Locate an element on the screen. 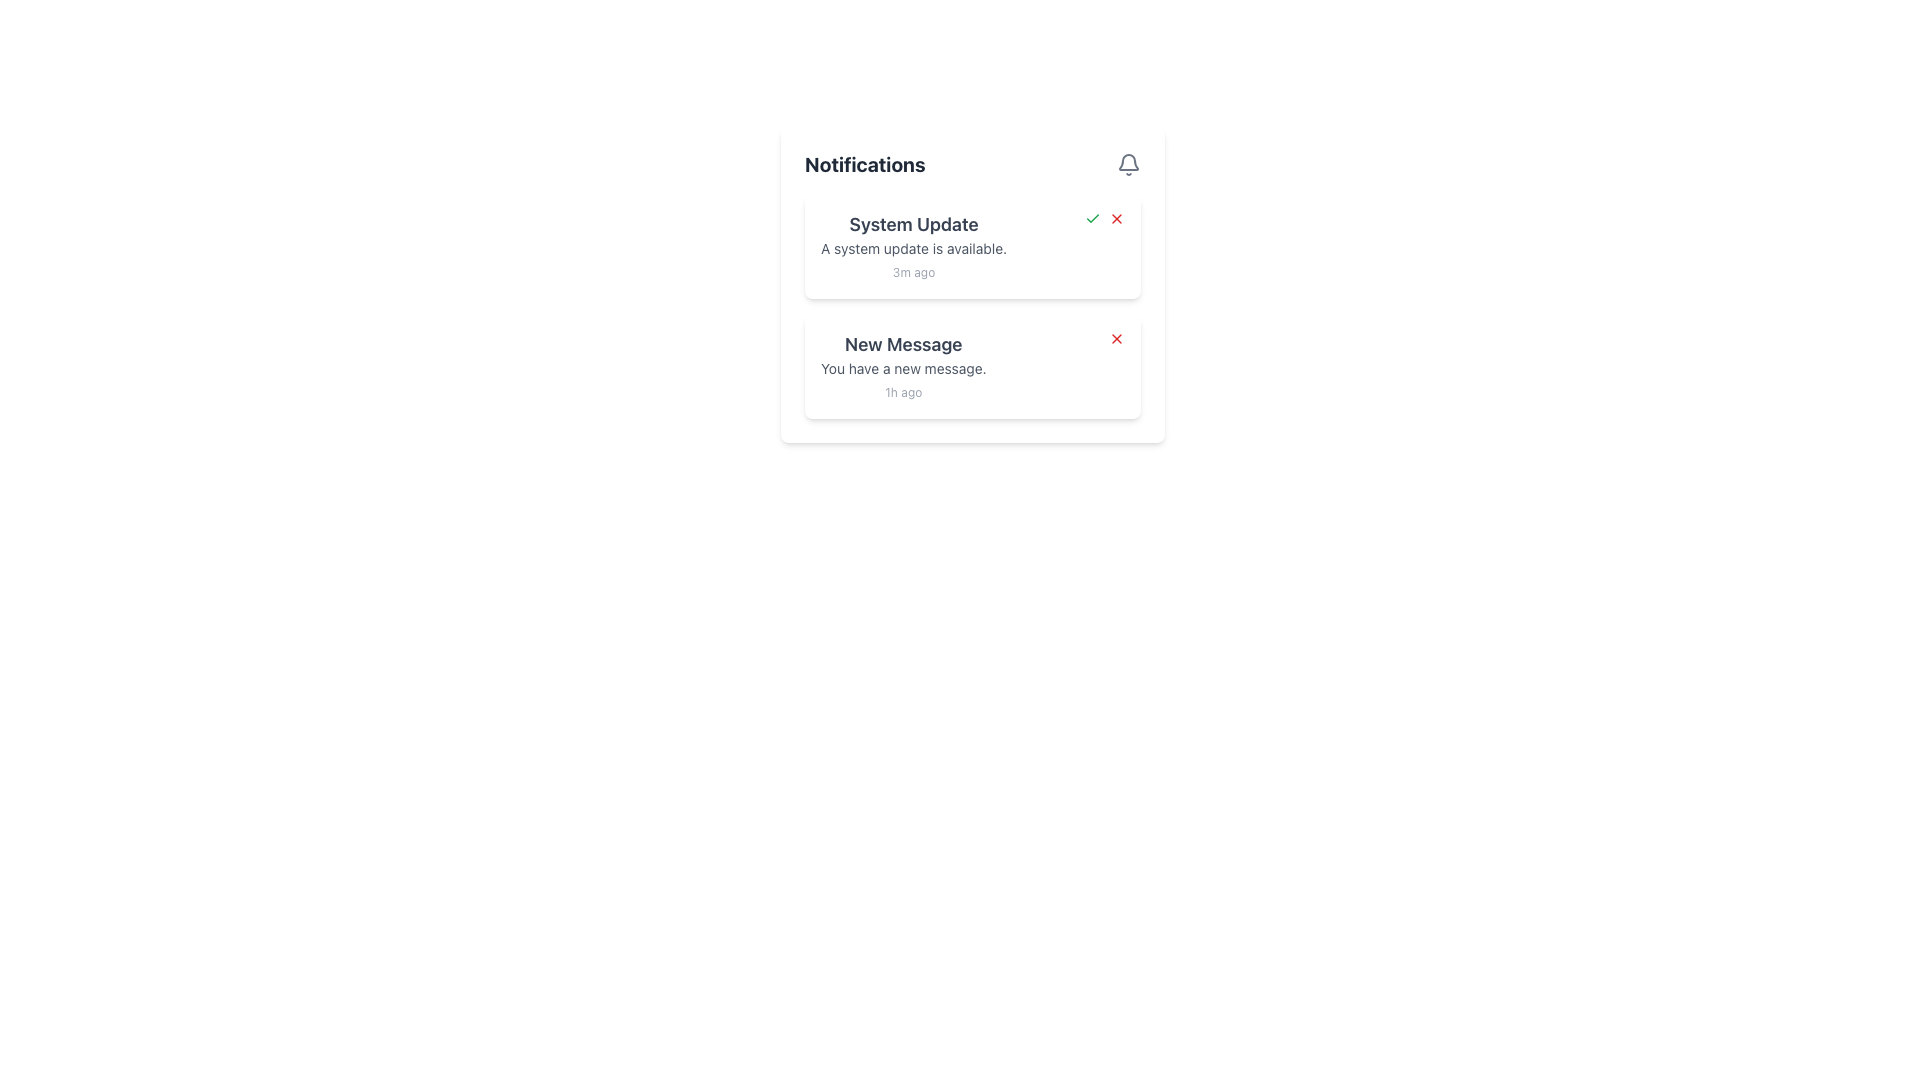 Image resolution: width=1920 pixels, height=1080 pixels. the 'New Message' notification item, which contains a bold heading, a message text, and a timestamp is located at coordinates (902, 366).